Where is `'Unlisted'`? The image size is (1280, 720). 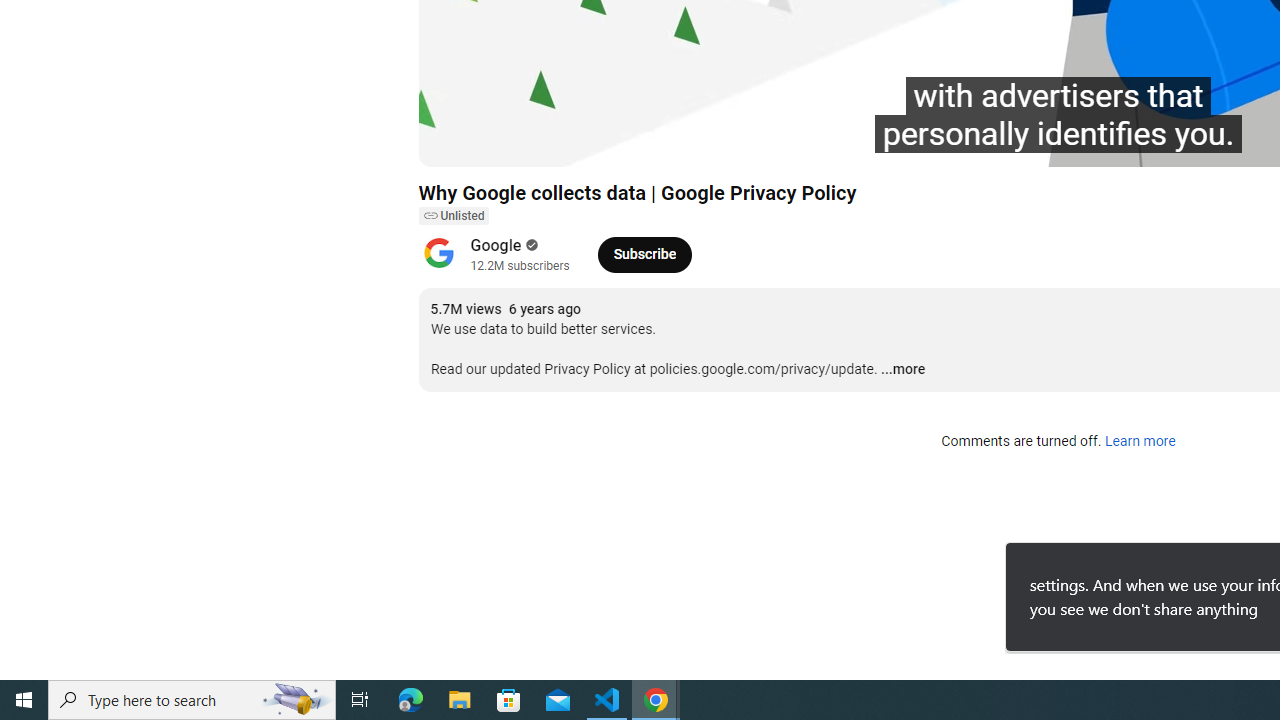 'Unlisted' is located at coordinates (452, 216).